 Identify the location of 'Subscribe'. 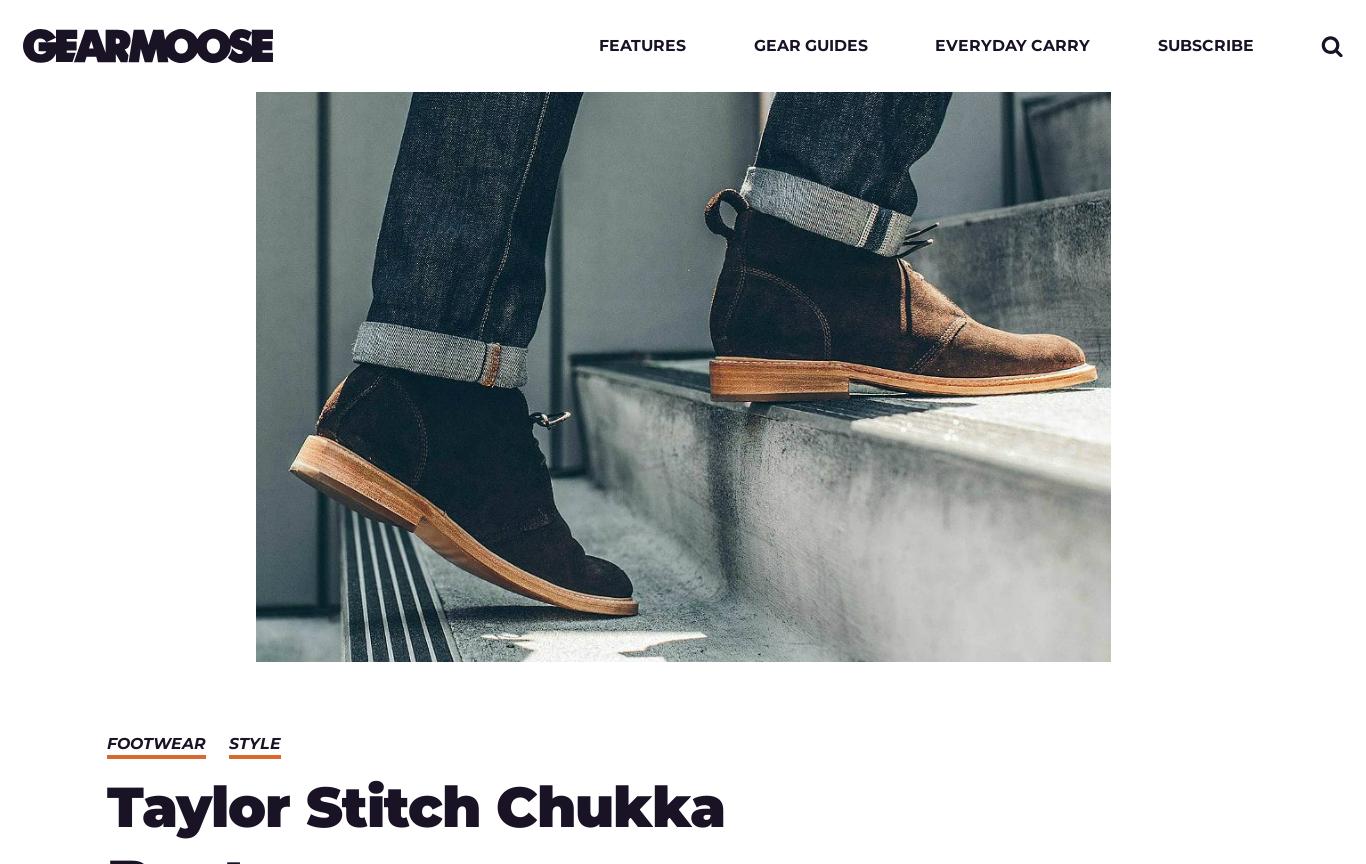
(1204, 45).